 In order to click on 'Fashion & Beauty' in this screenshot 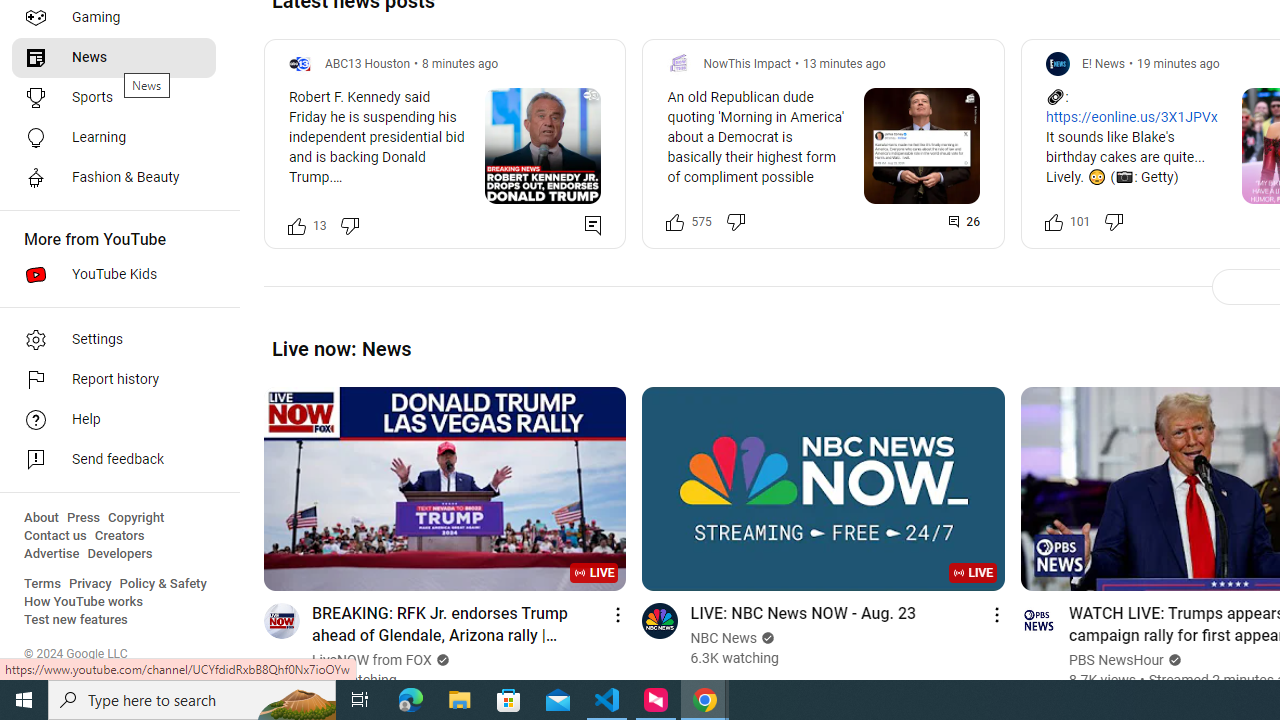, I will do `click(112, 176)`.